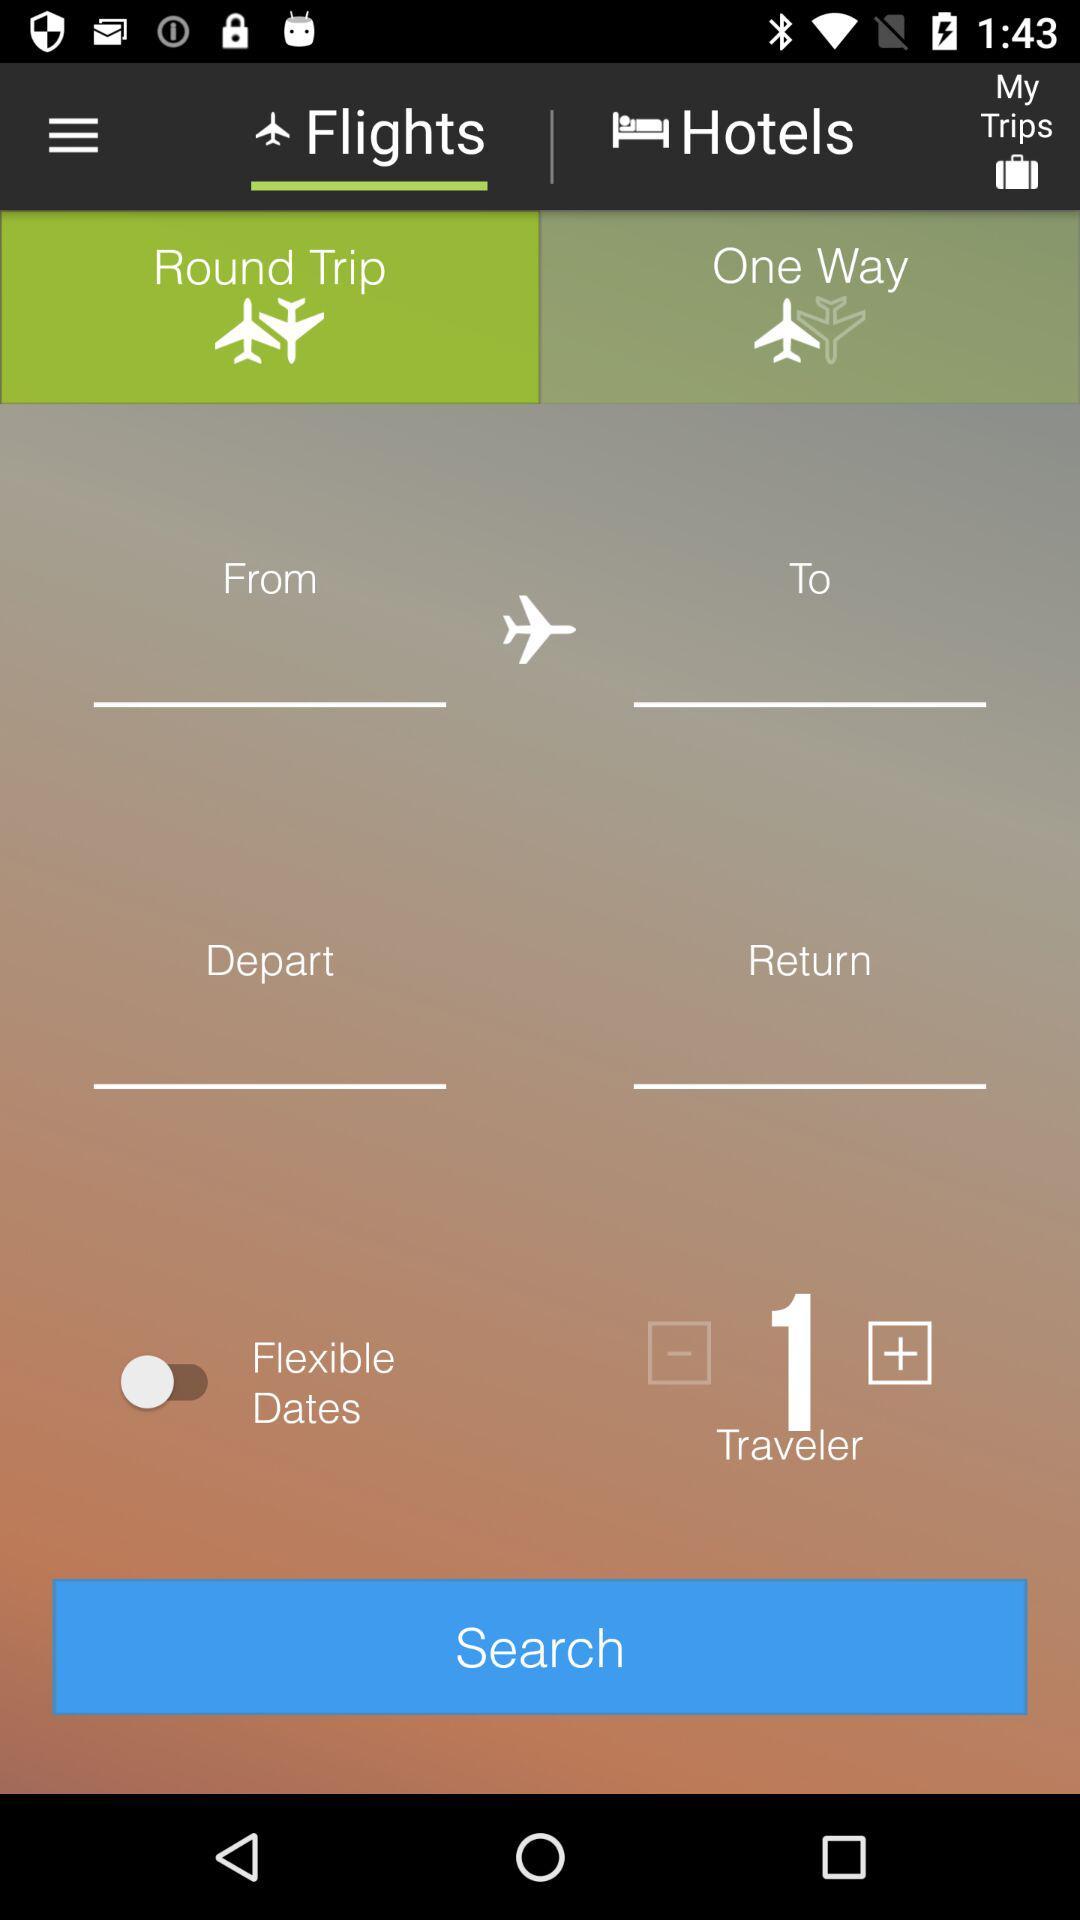 Image resolution: width=1080 pixels, height=1920 pixels. What do you see at coordinates (810, 654) in the screenshot?
I see `the icon below the to icon` at bounding box center [810, 654].